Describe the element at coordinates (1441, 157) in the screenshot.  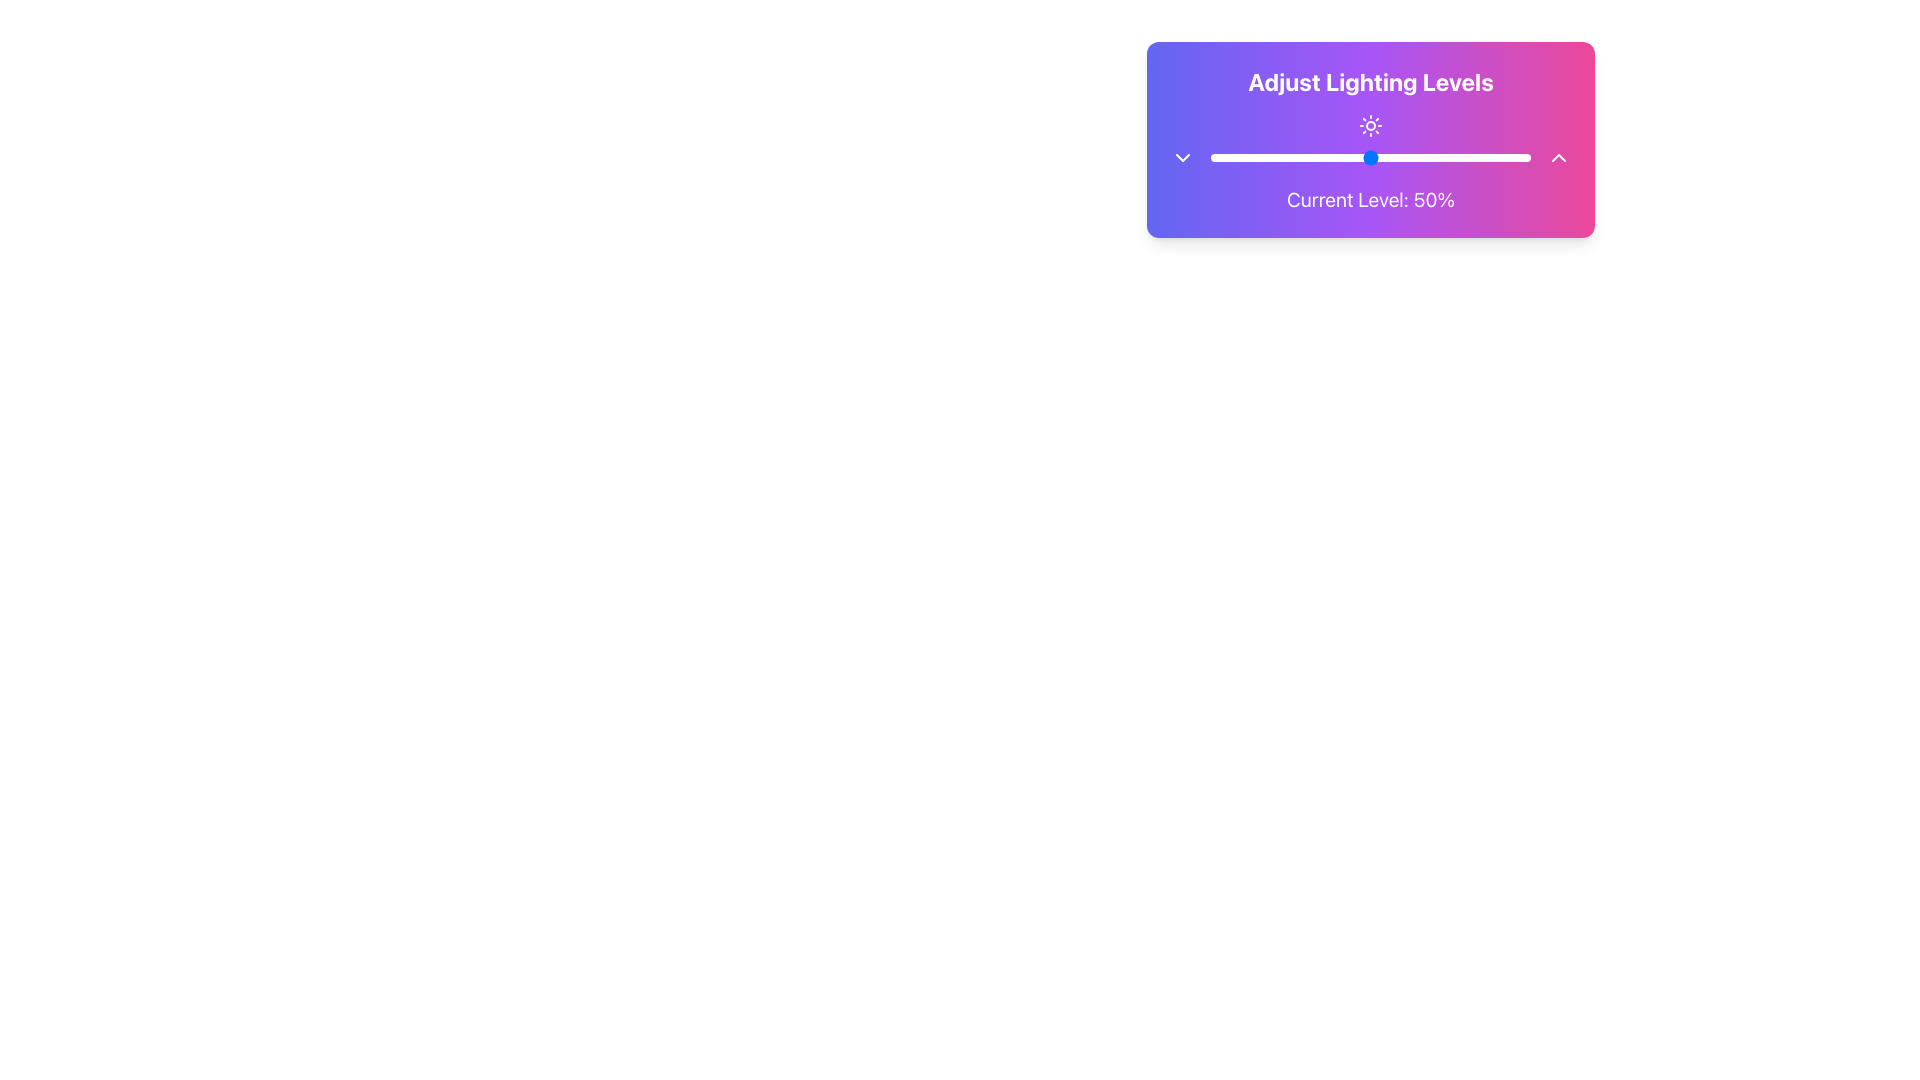
I see `the lighting level` at that location.